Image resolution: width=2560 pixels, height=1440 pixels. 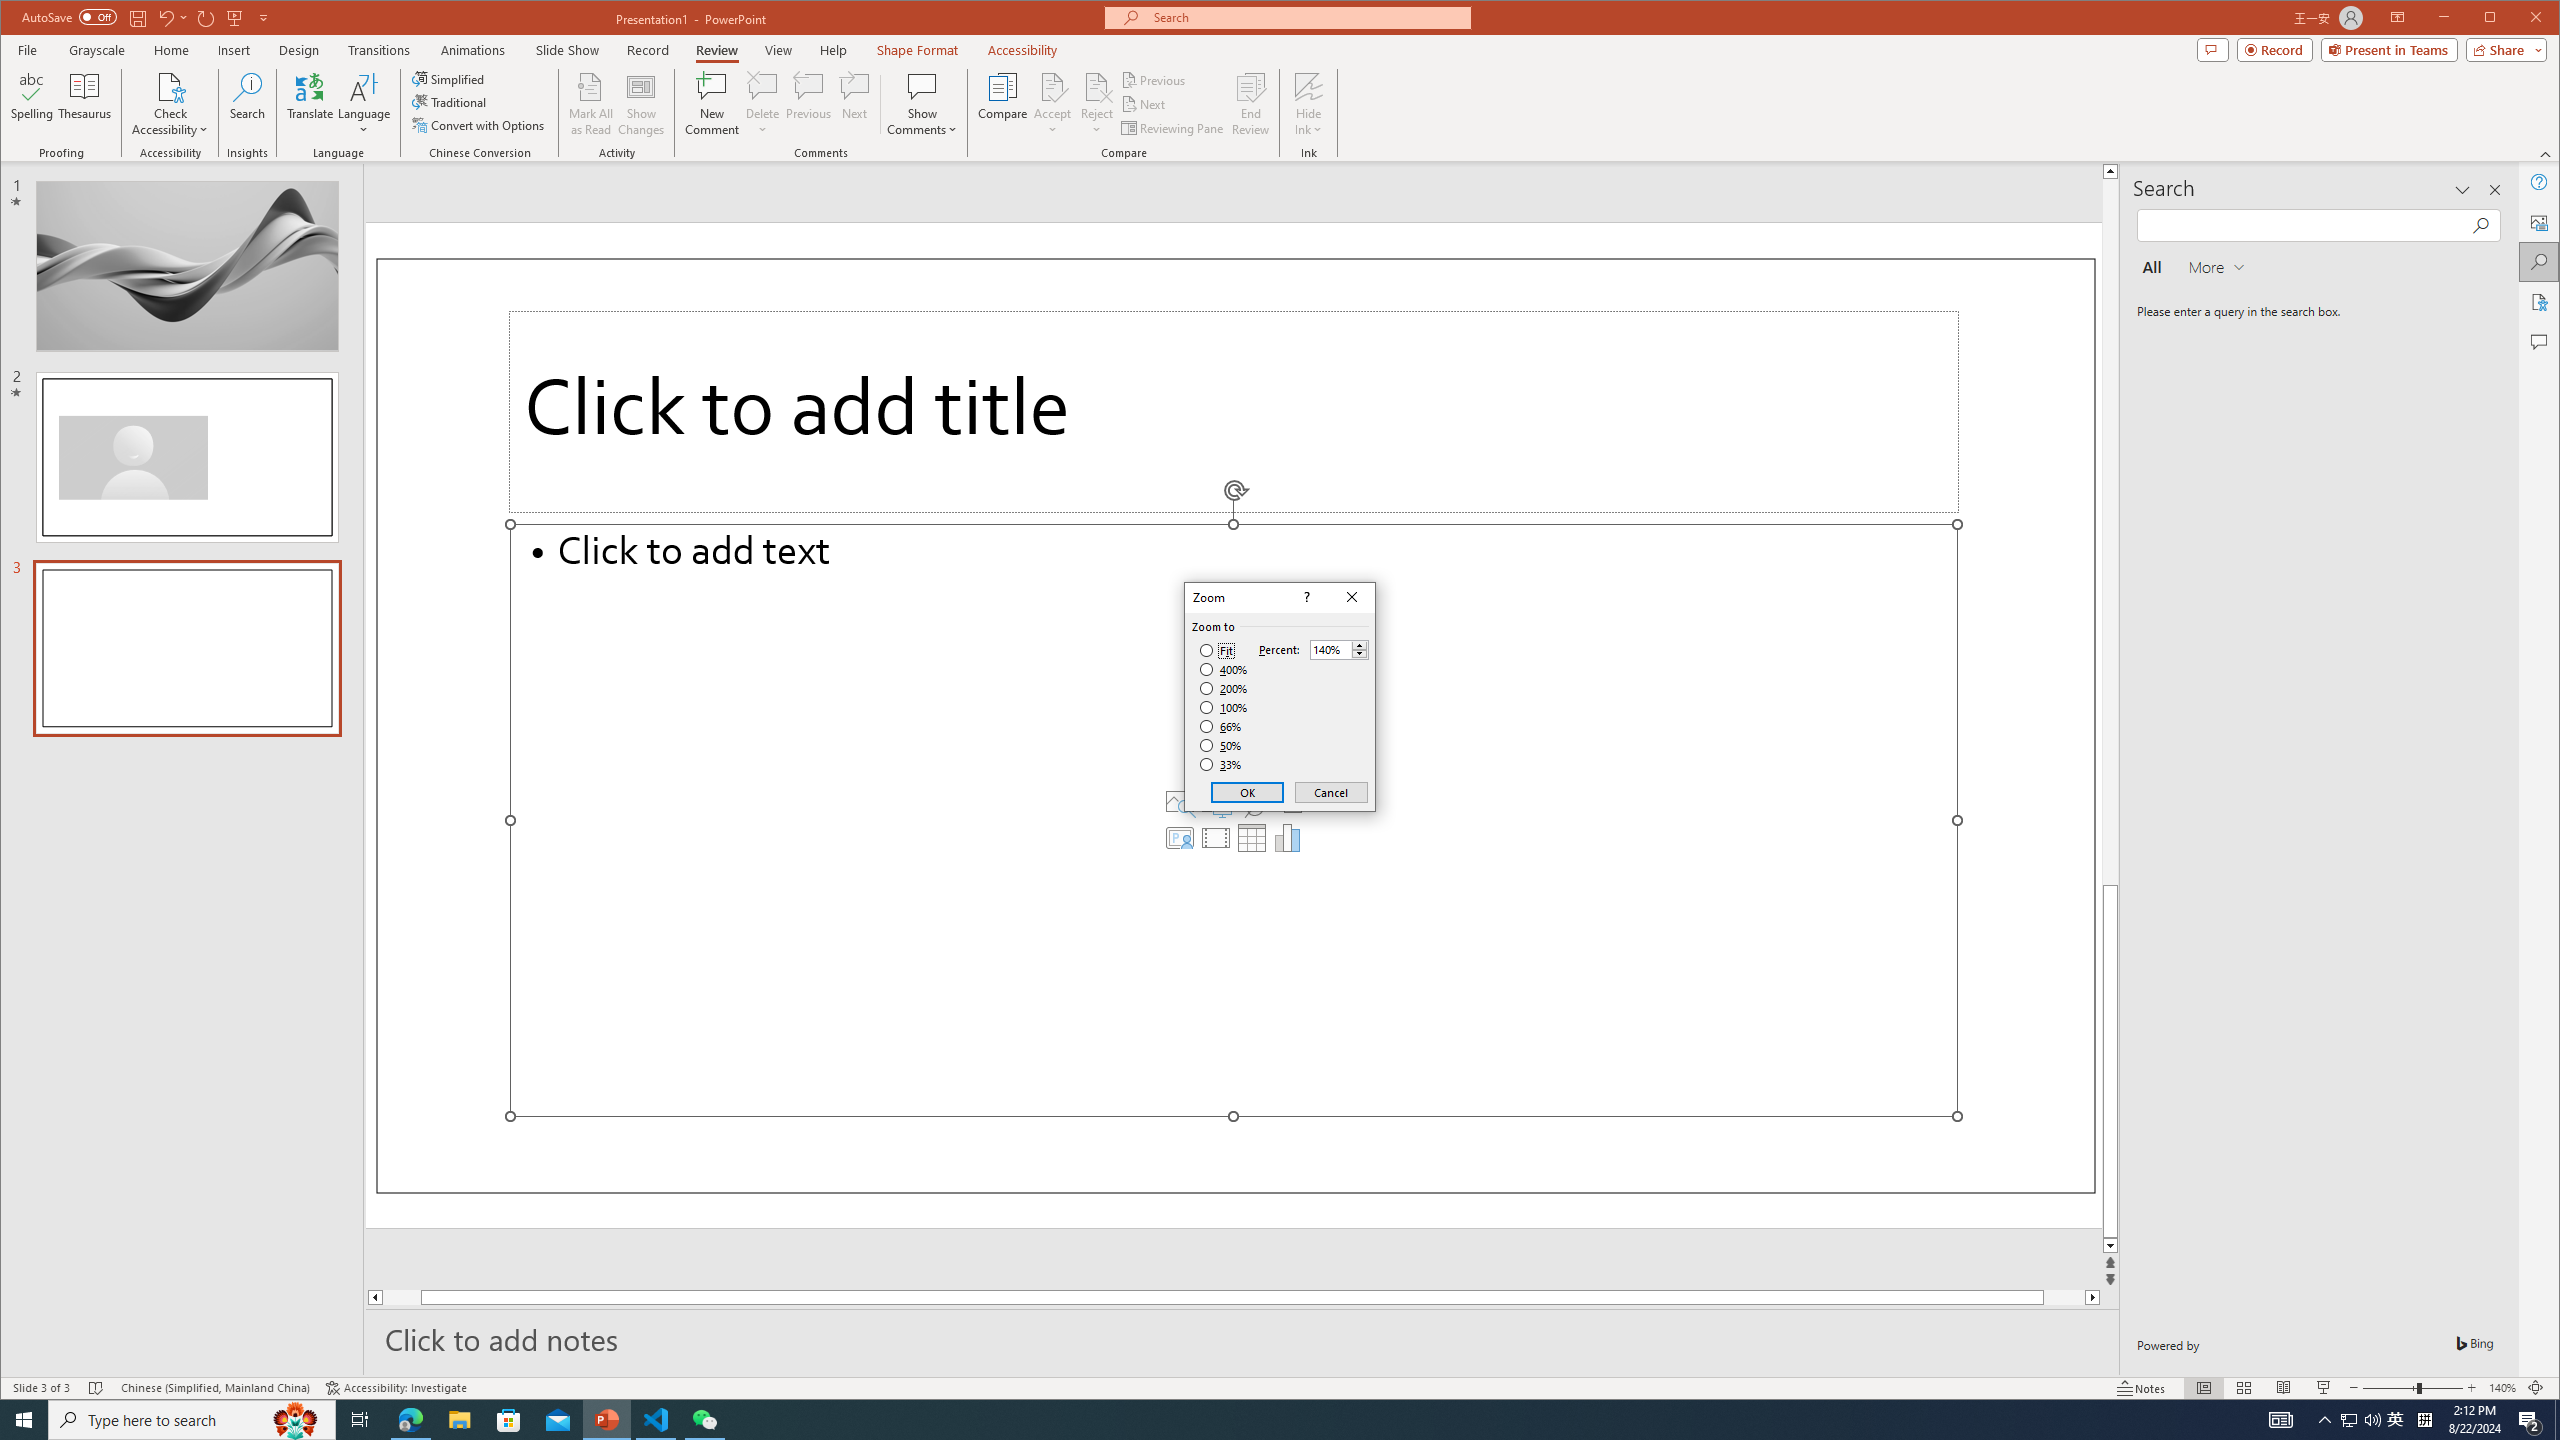 I want to click on 'Reject', so click(x=1096, y=103).